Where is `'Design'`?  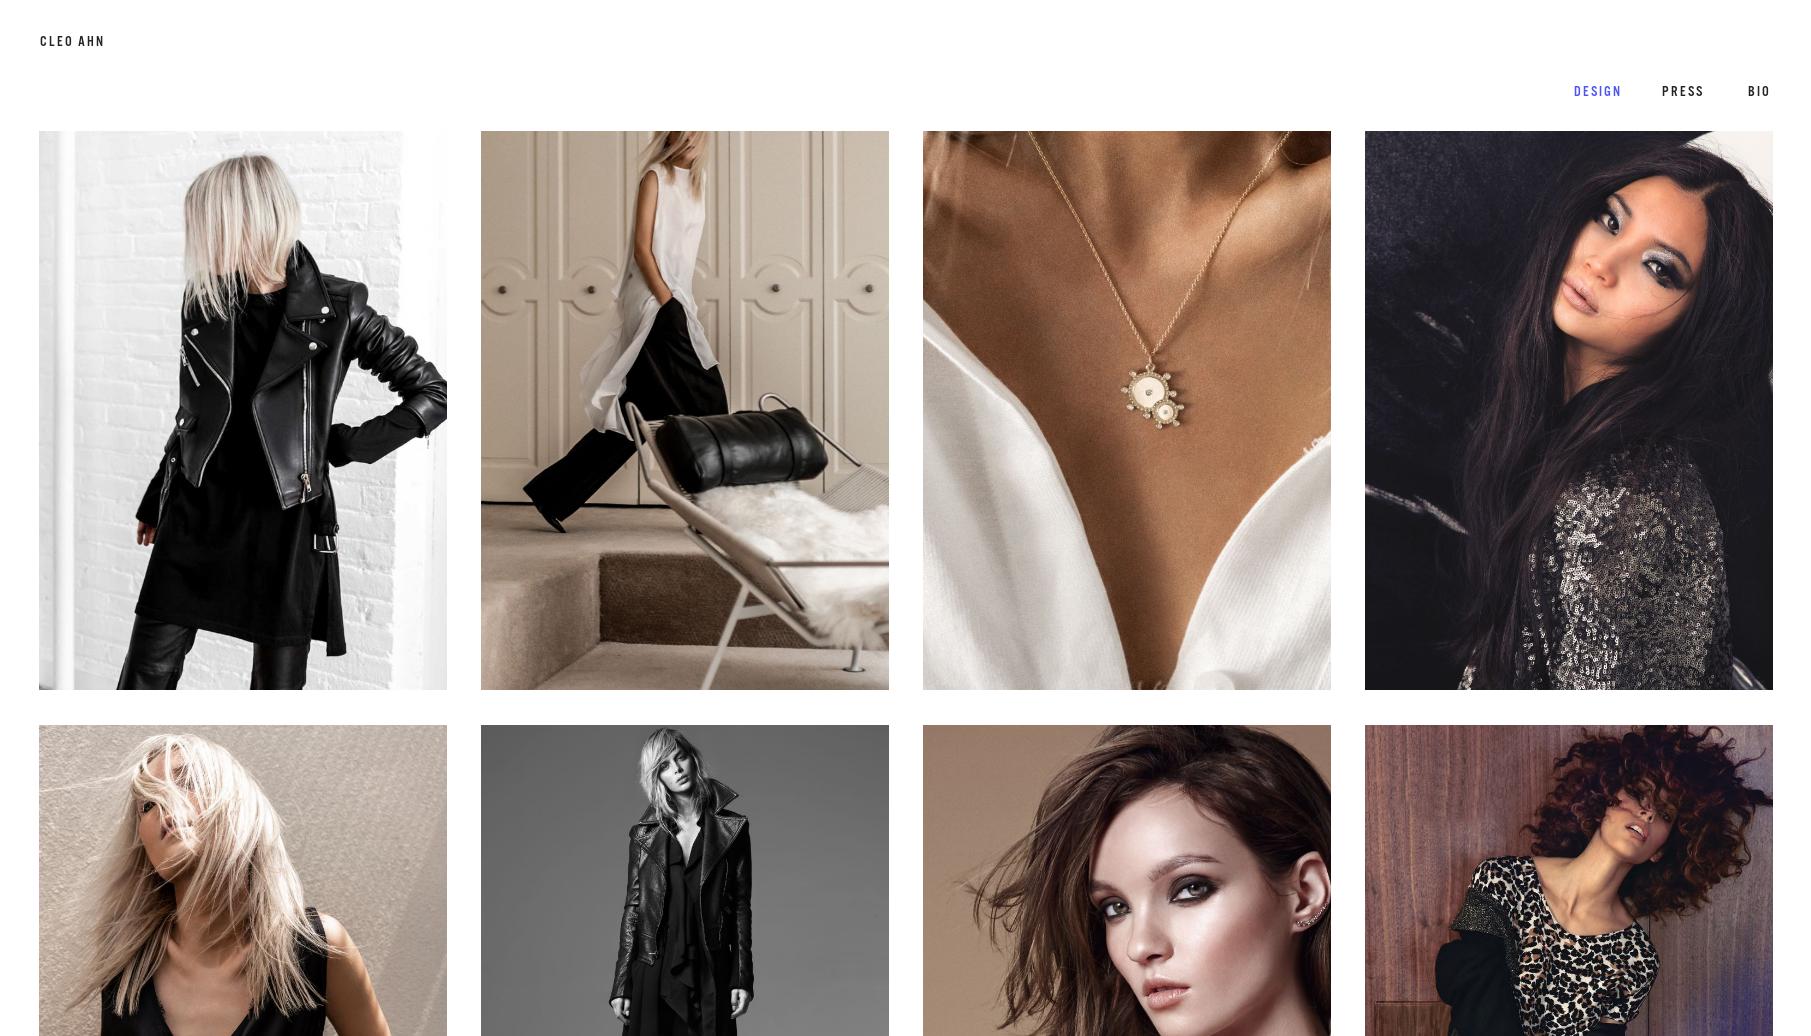 'Design' is located at coordinates (1597, 91).